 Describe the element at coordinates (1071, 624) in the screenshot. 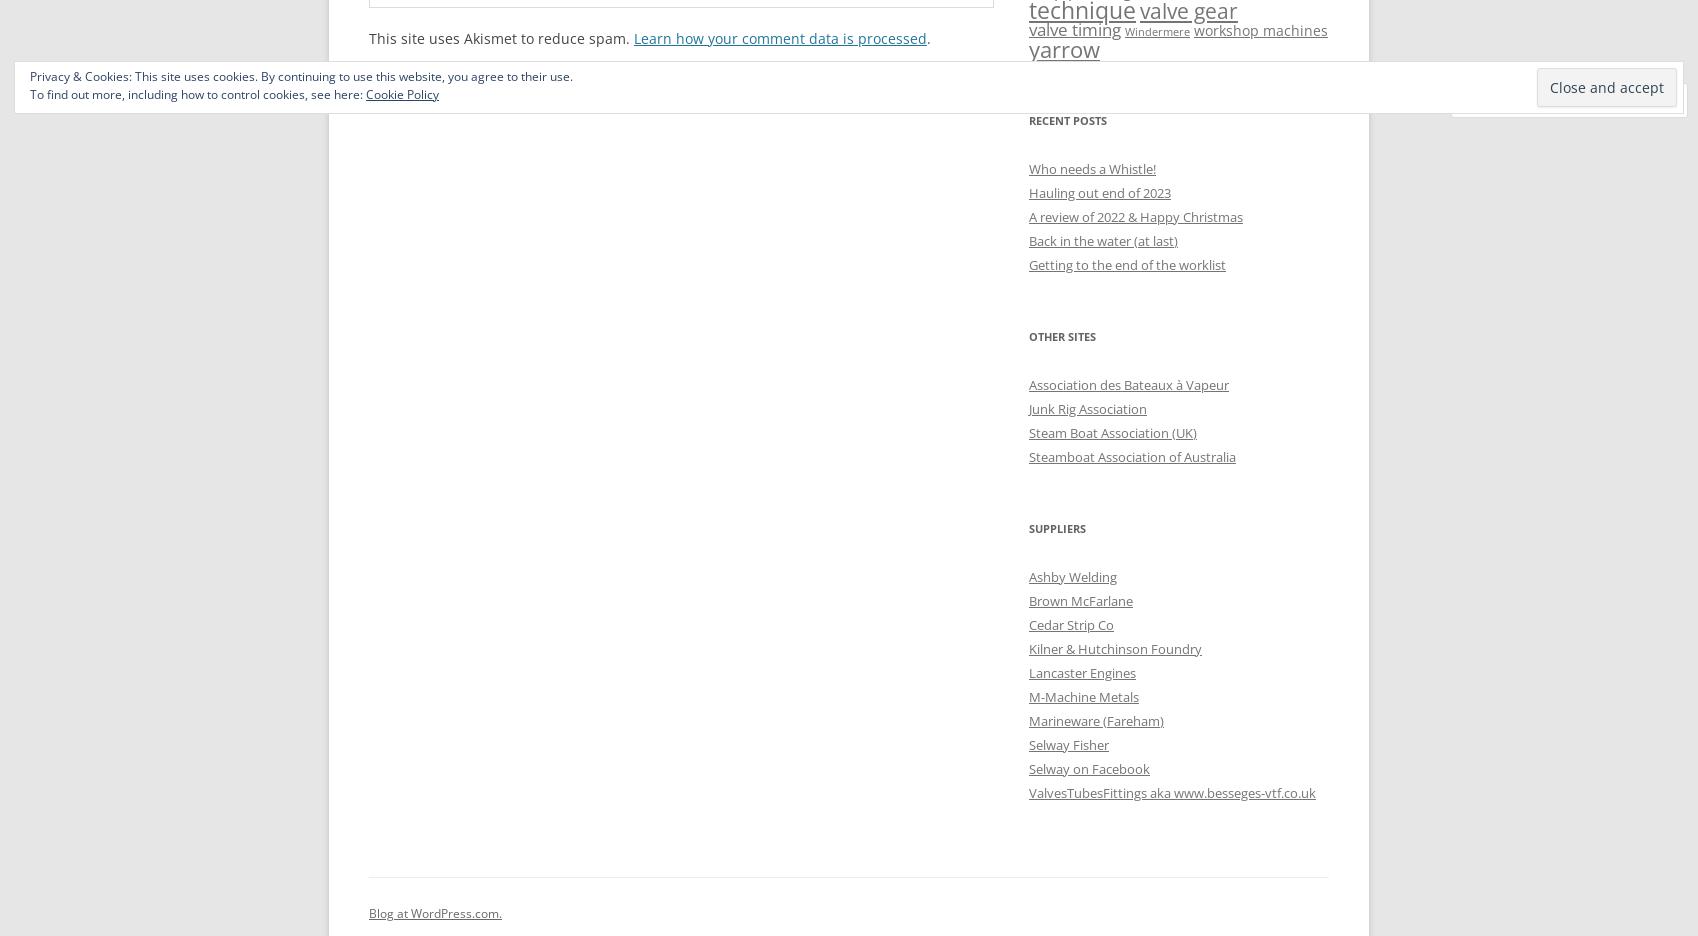

I see `'Cedar Strip Co'` at that location.